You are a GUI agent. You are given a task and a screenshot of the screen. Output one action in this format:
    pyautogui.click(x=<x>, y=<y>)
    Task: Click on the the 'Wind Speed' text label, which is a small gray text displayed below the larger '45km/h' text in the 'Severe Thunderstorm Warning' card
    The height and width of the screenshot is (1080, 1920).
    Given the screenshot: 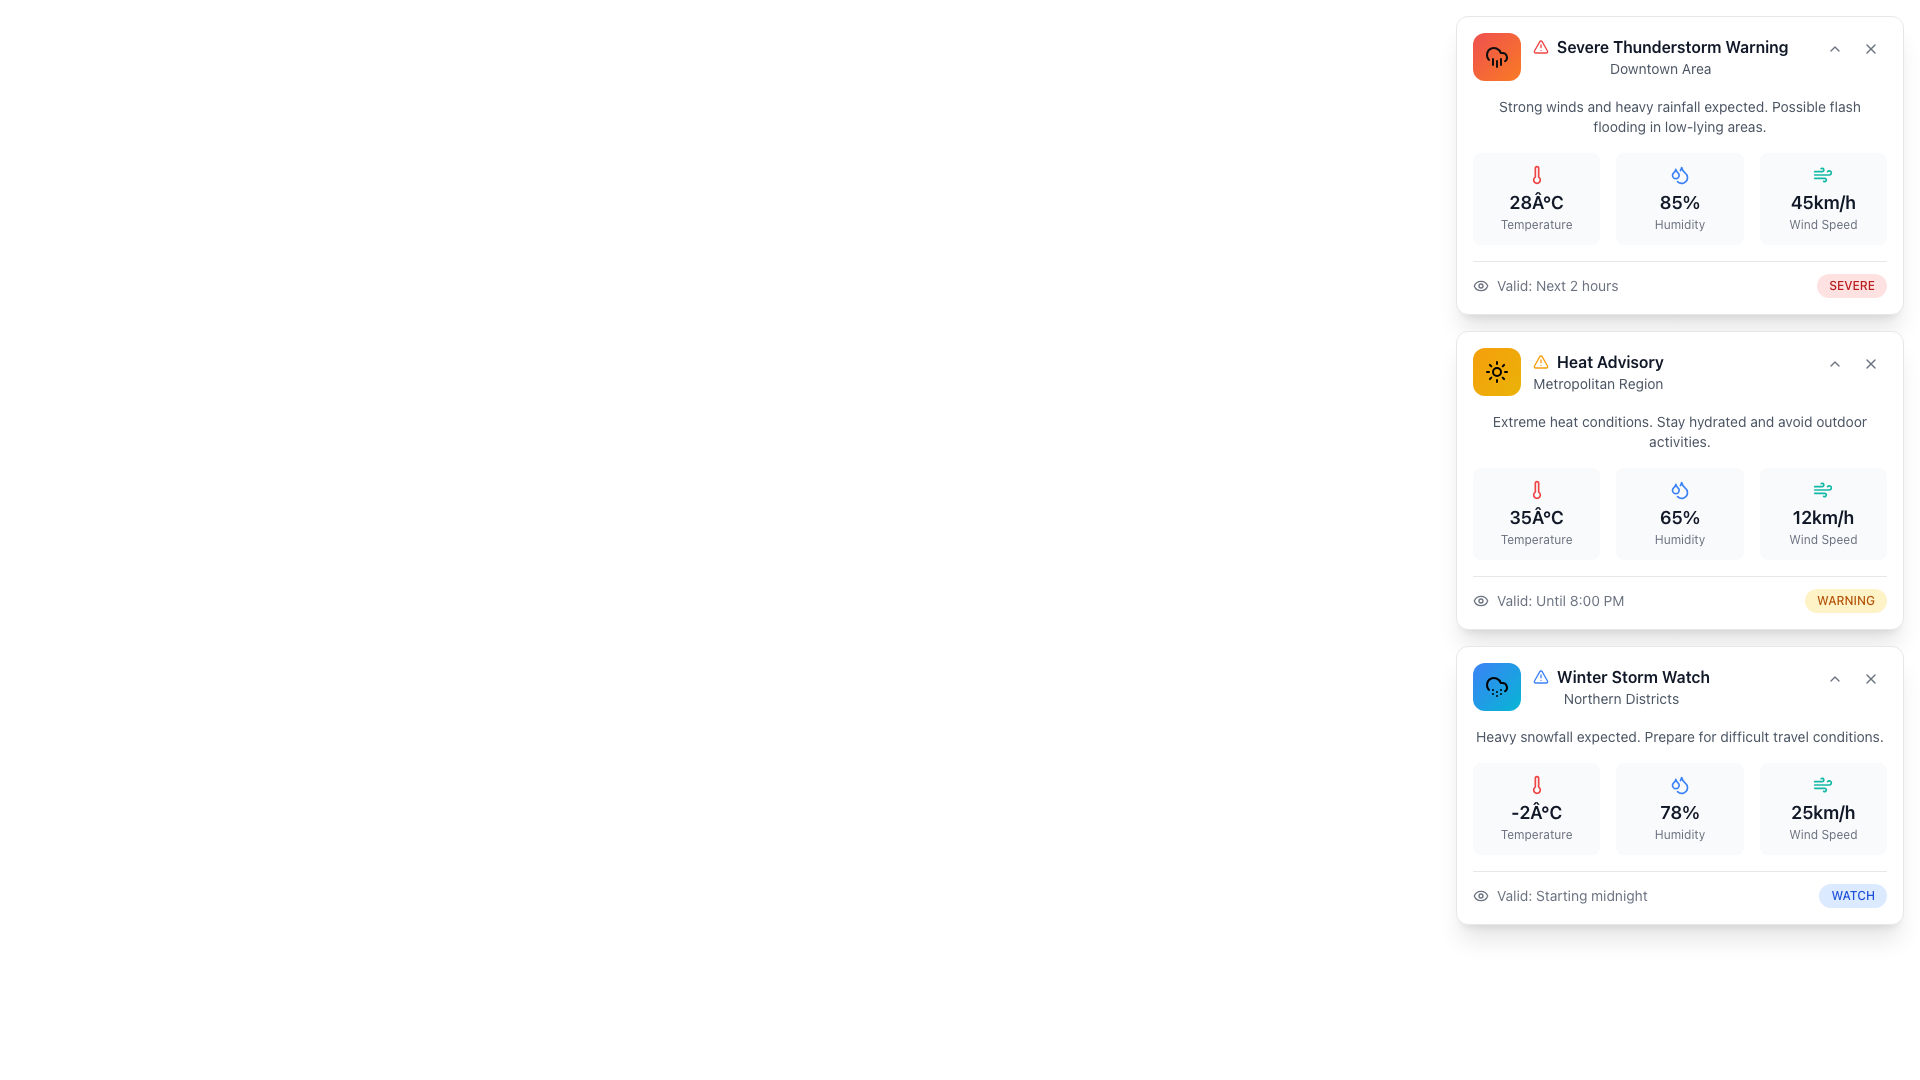 What is the action you would take?
    pyautogui.click(x=1823, y=224)
    